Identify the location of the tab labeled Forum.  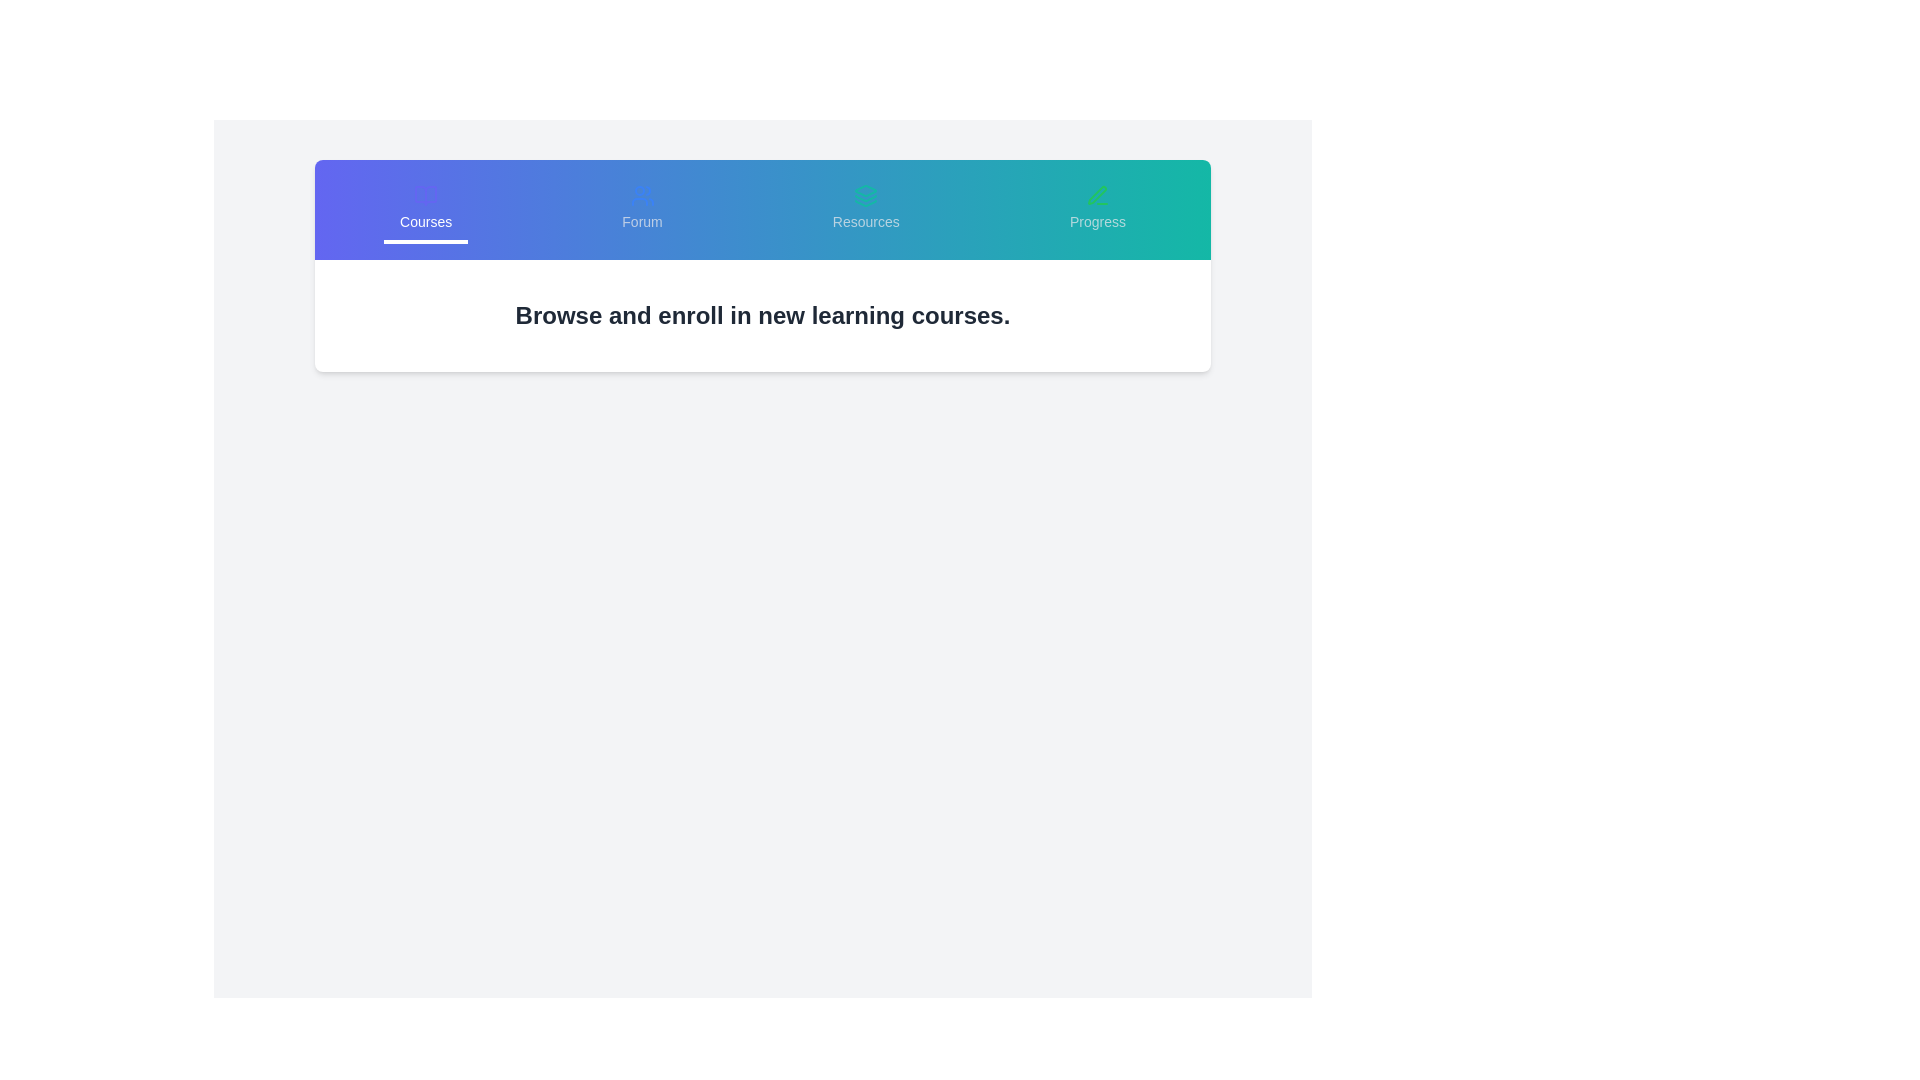
(642, 209).